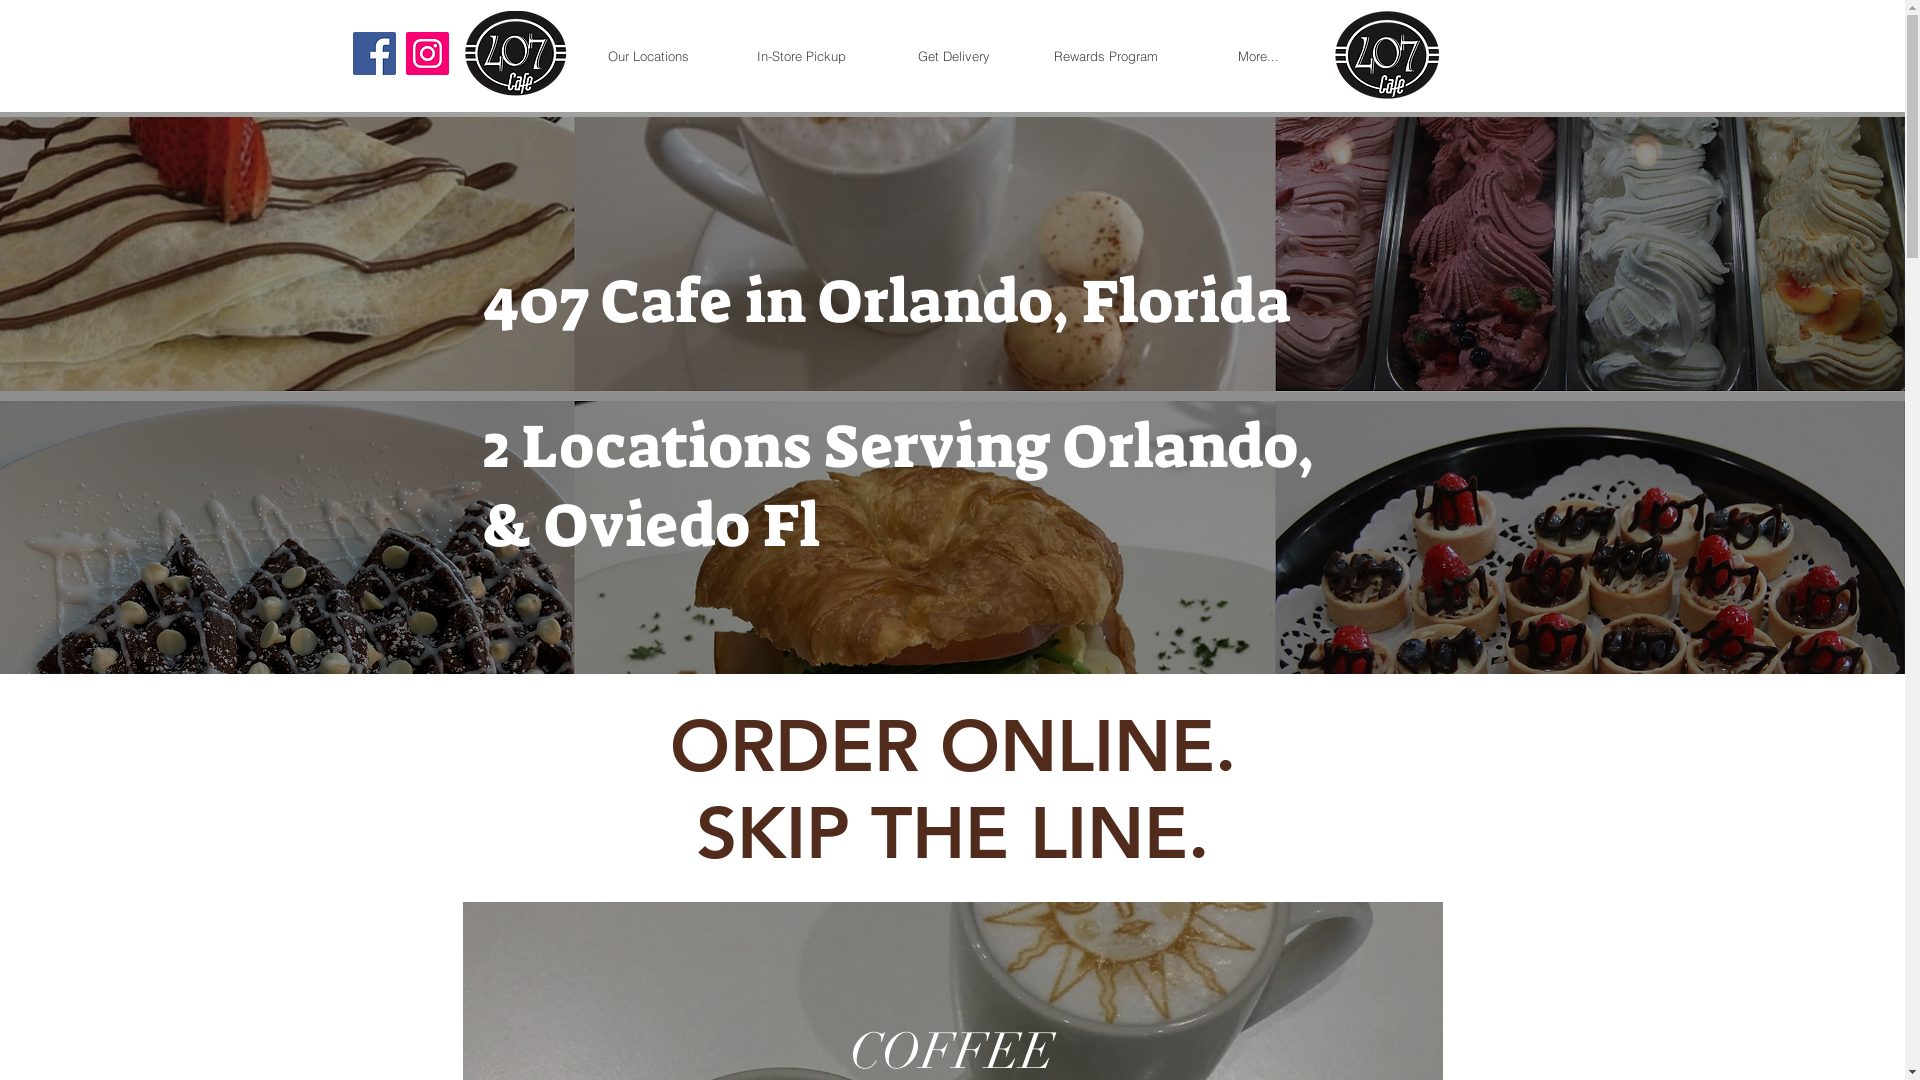  I want to click on 'In-Store Pickup', so click(800, 55).